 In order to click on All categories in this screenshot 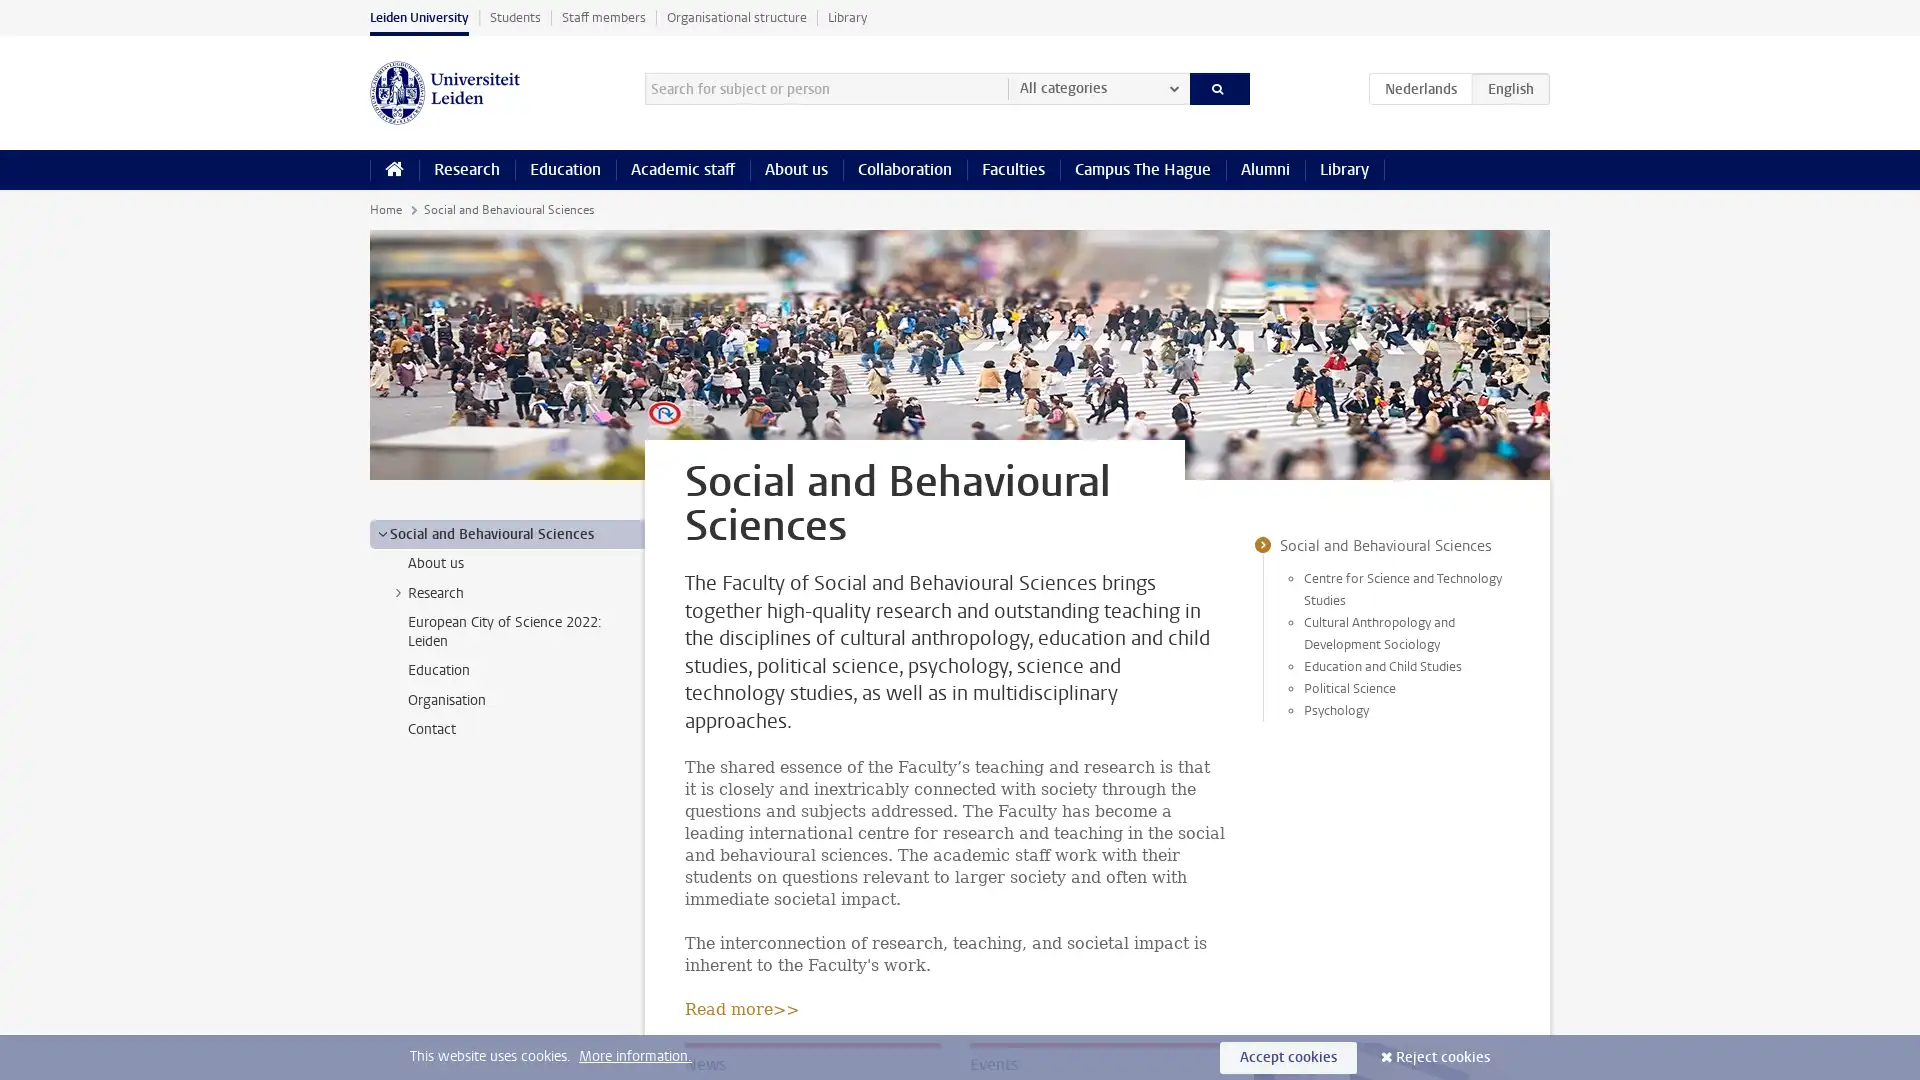, I will do `click(1097, 87)`.